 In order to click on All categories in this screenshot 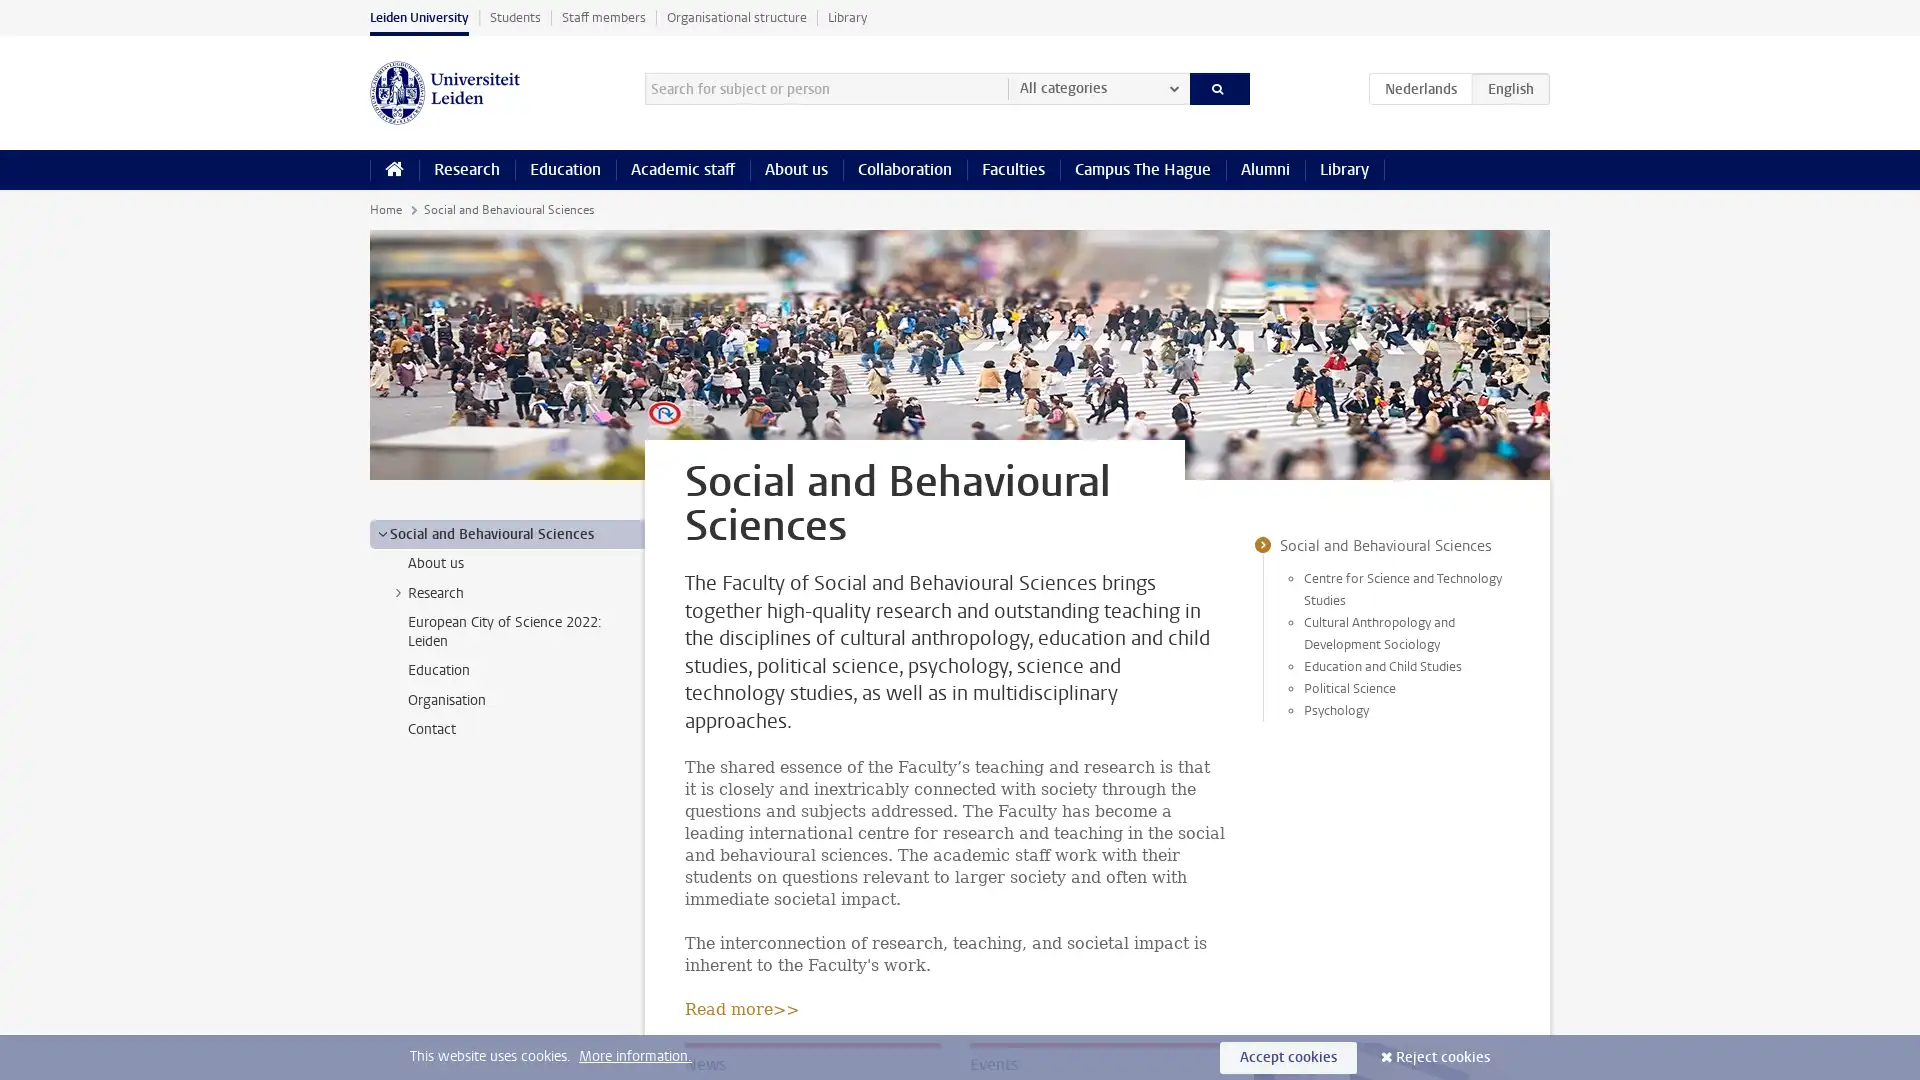, I will do `click(1097, 87)`.